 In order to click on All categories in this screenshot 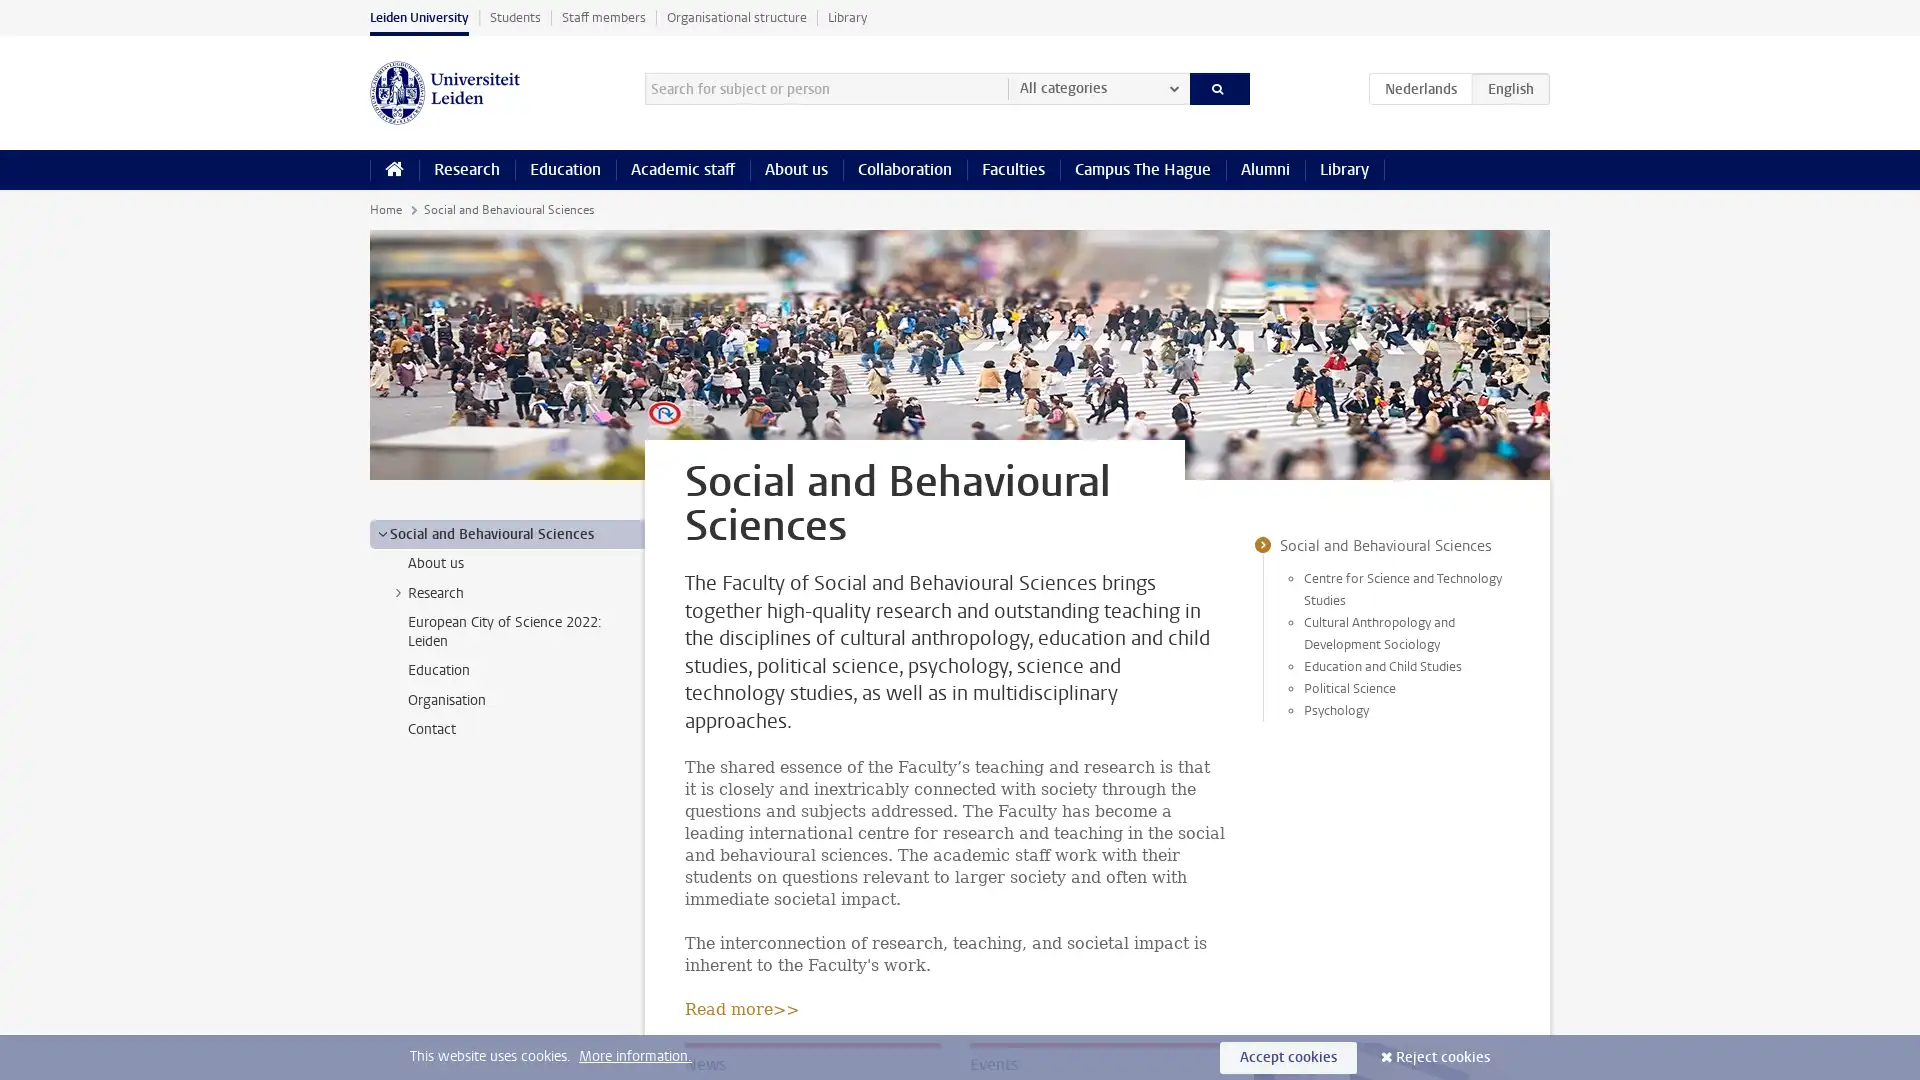, I will do `click(1097, 87)`.